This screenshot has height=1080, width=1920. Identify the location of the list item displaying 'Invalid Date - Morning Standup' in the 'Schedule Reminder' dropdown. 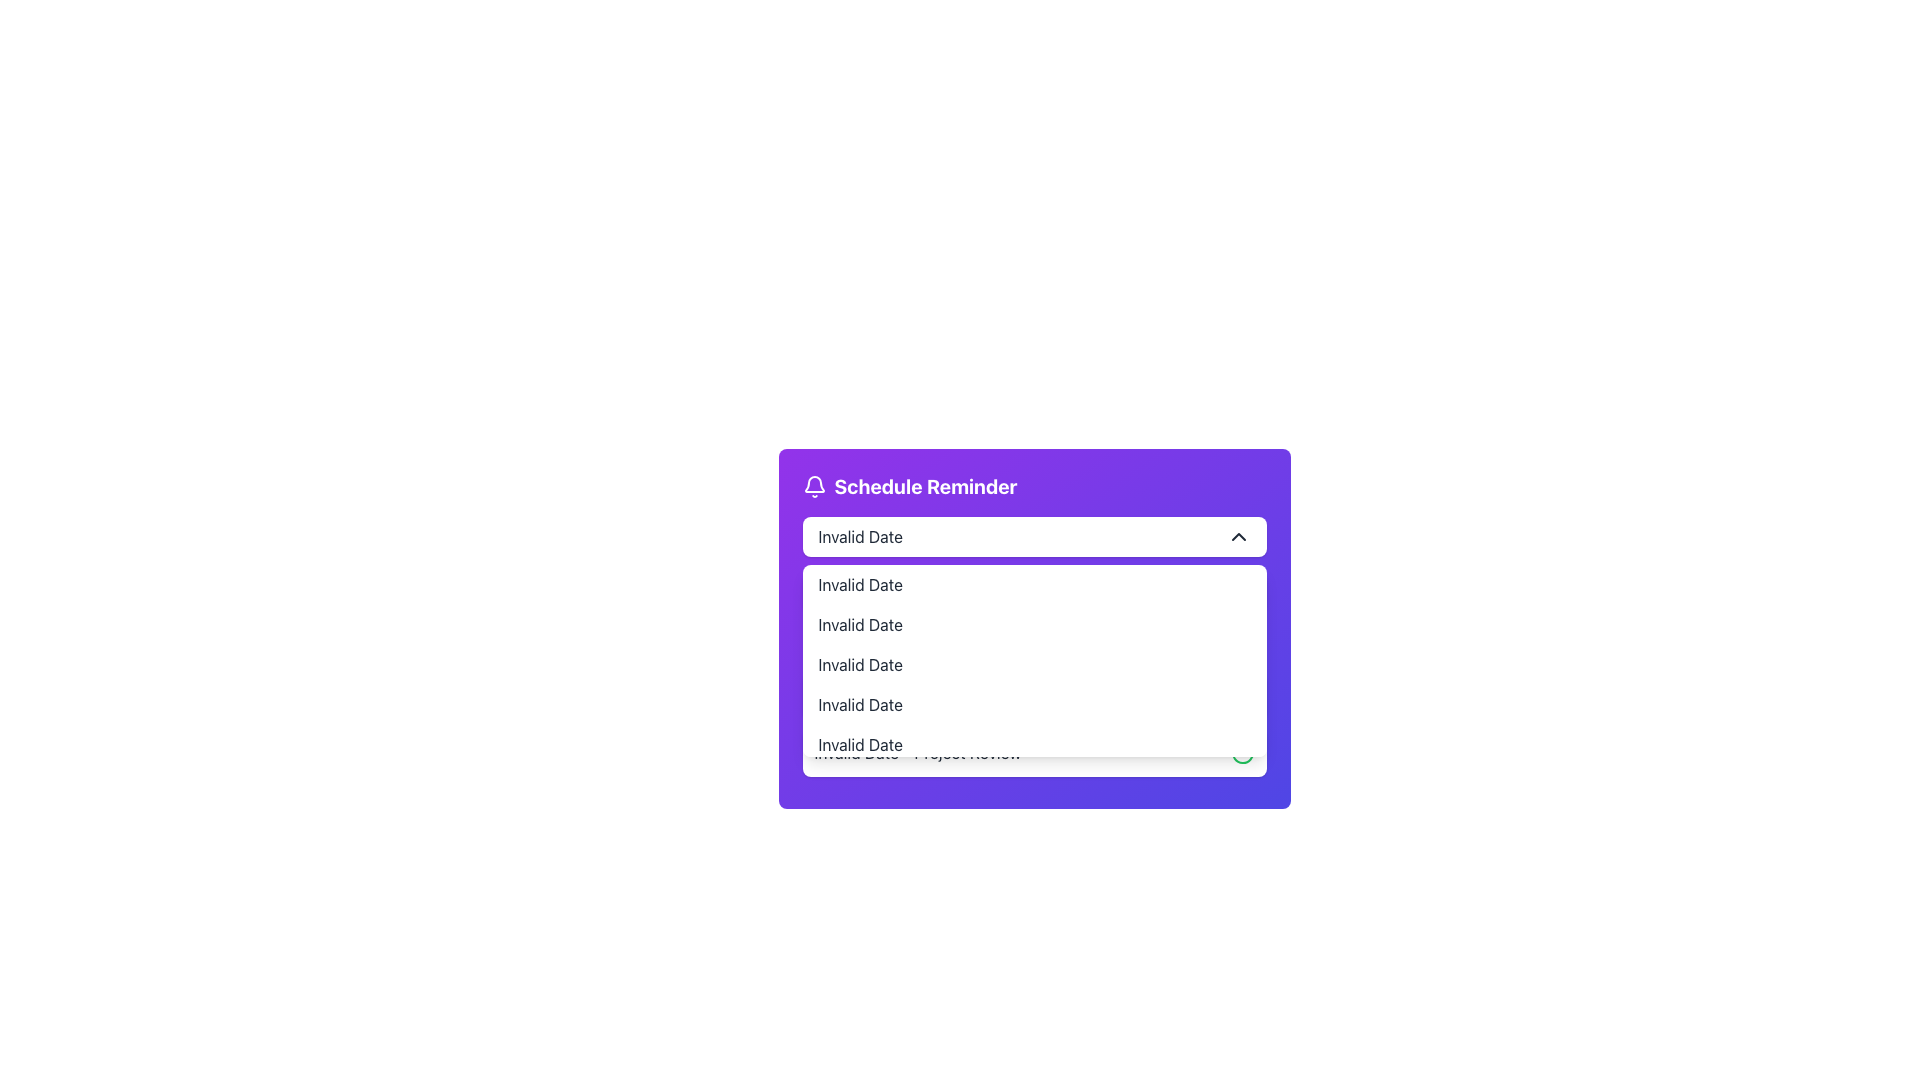
(1034, 696).